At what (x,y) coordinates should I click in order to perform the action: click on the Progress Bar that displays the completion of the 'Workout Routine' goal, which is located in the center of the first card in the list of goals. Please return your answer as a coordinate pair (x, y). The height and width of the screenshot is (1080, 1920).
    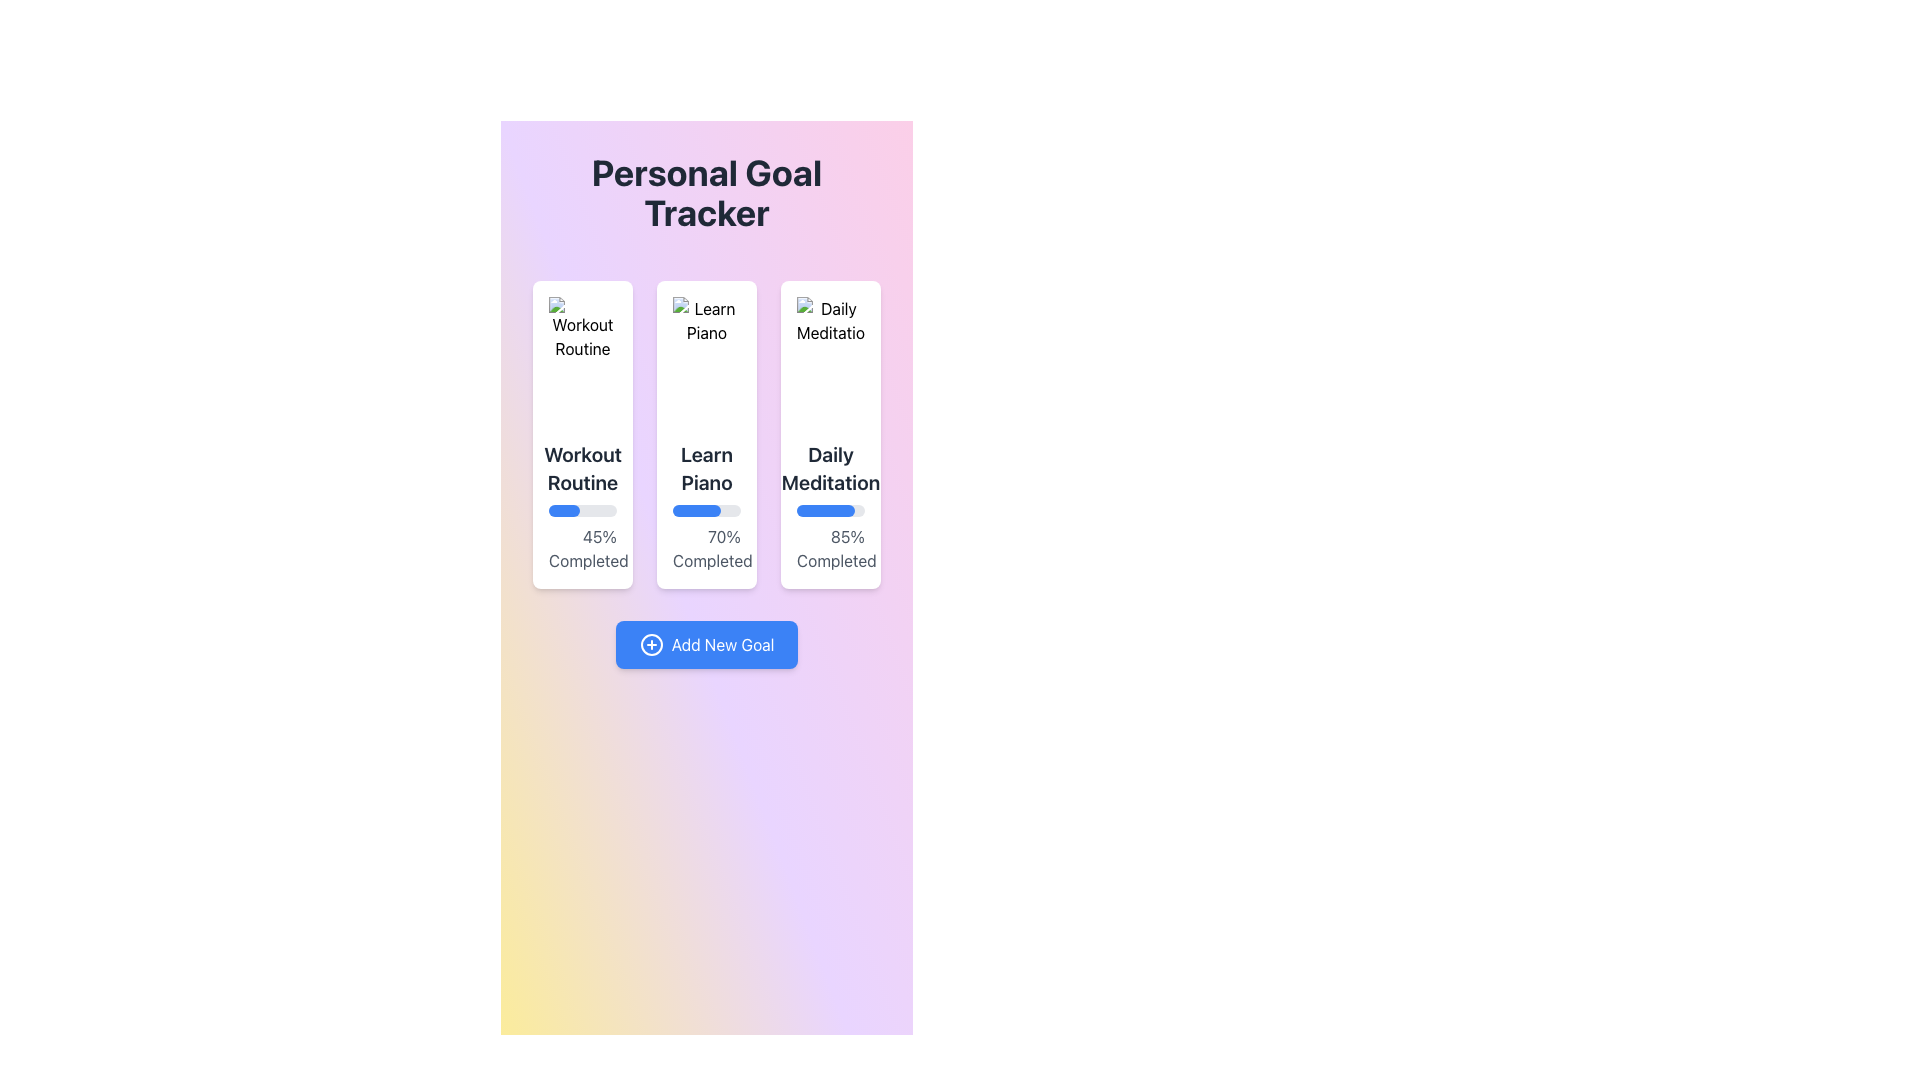
    Looking at the image, I should click on (581, 509).